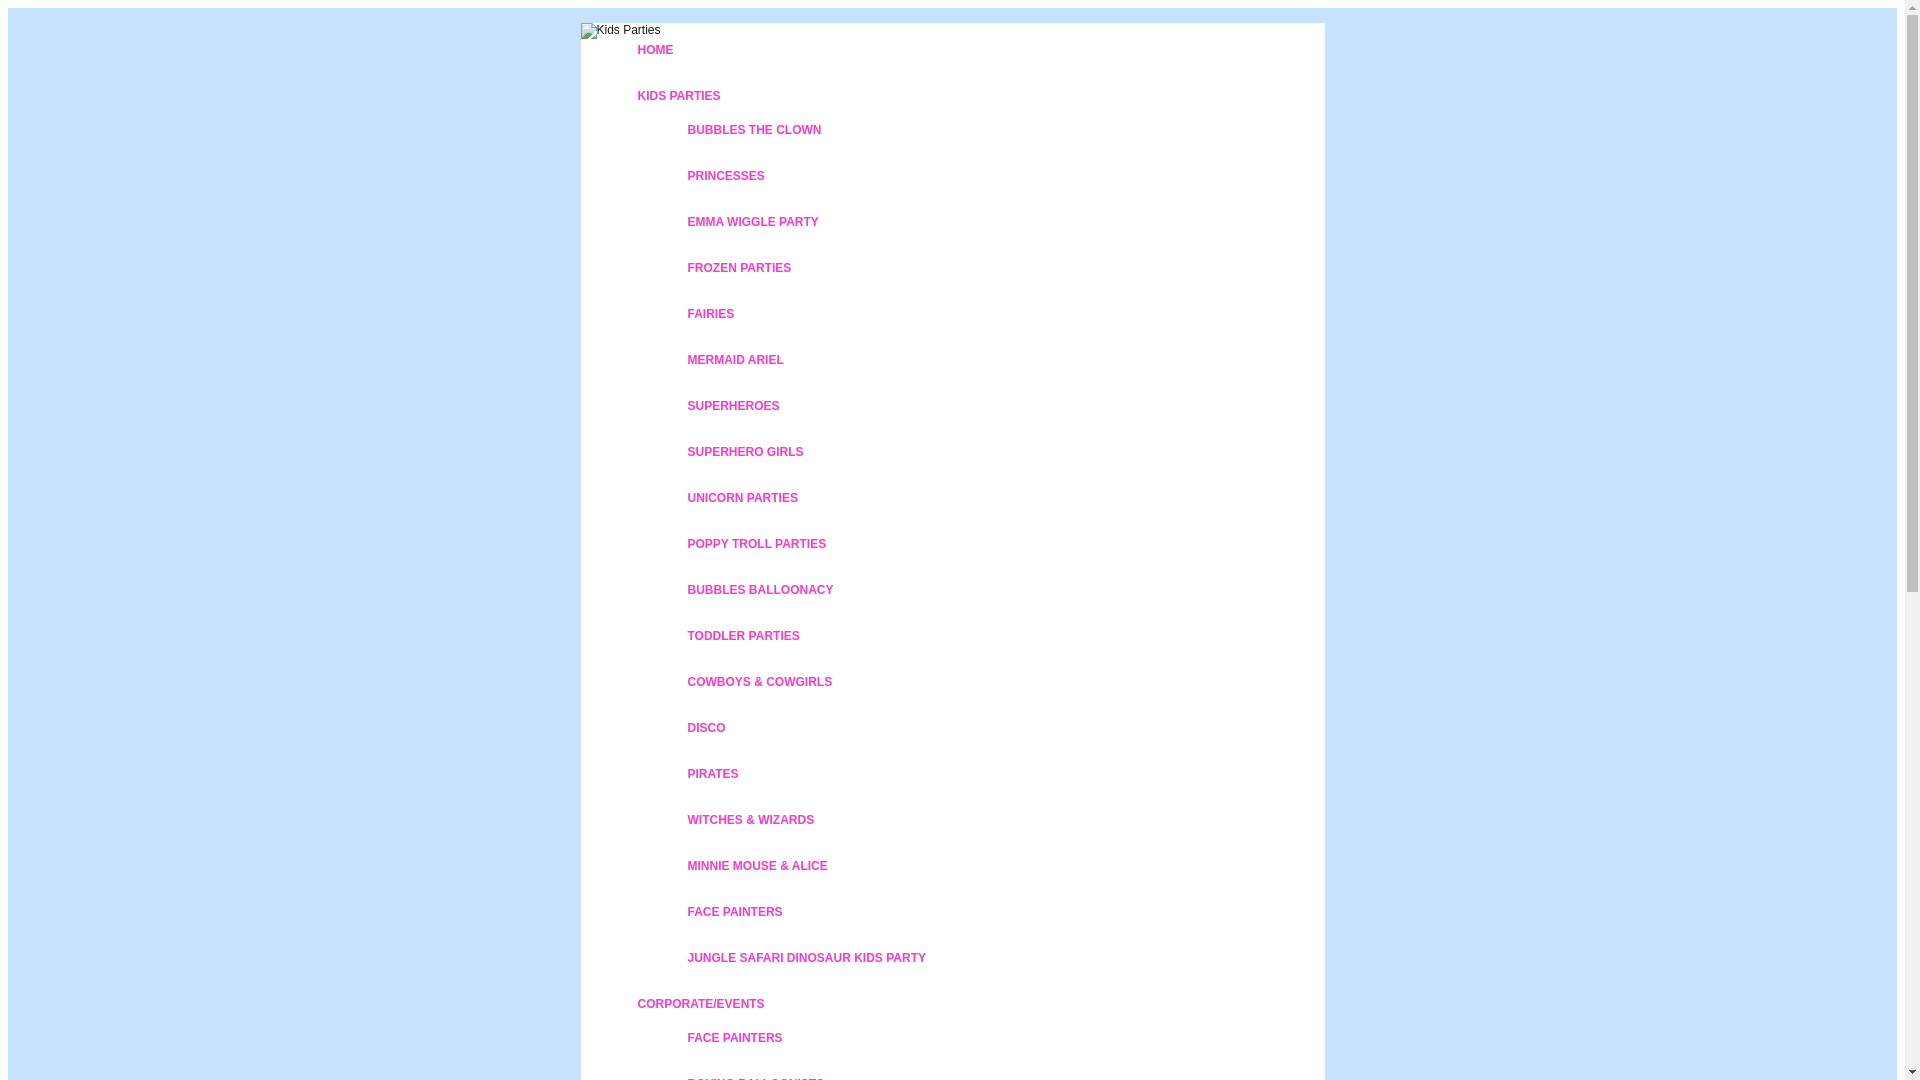  What do you see at coordinates (741, 496) in the screenshot?
I see `'UNICORN PARTIES'` at bounding box center [741, 496].